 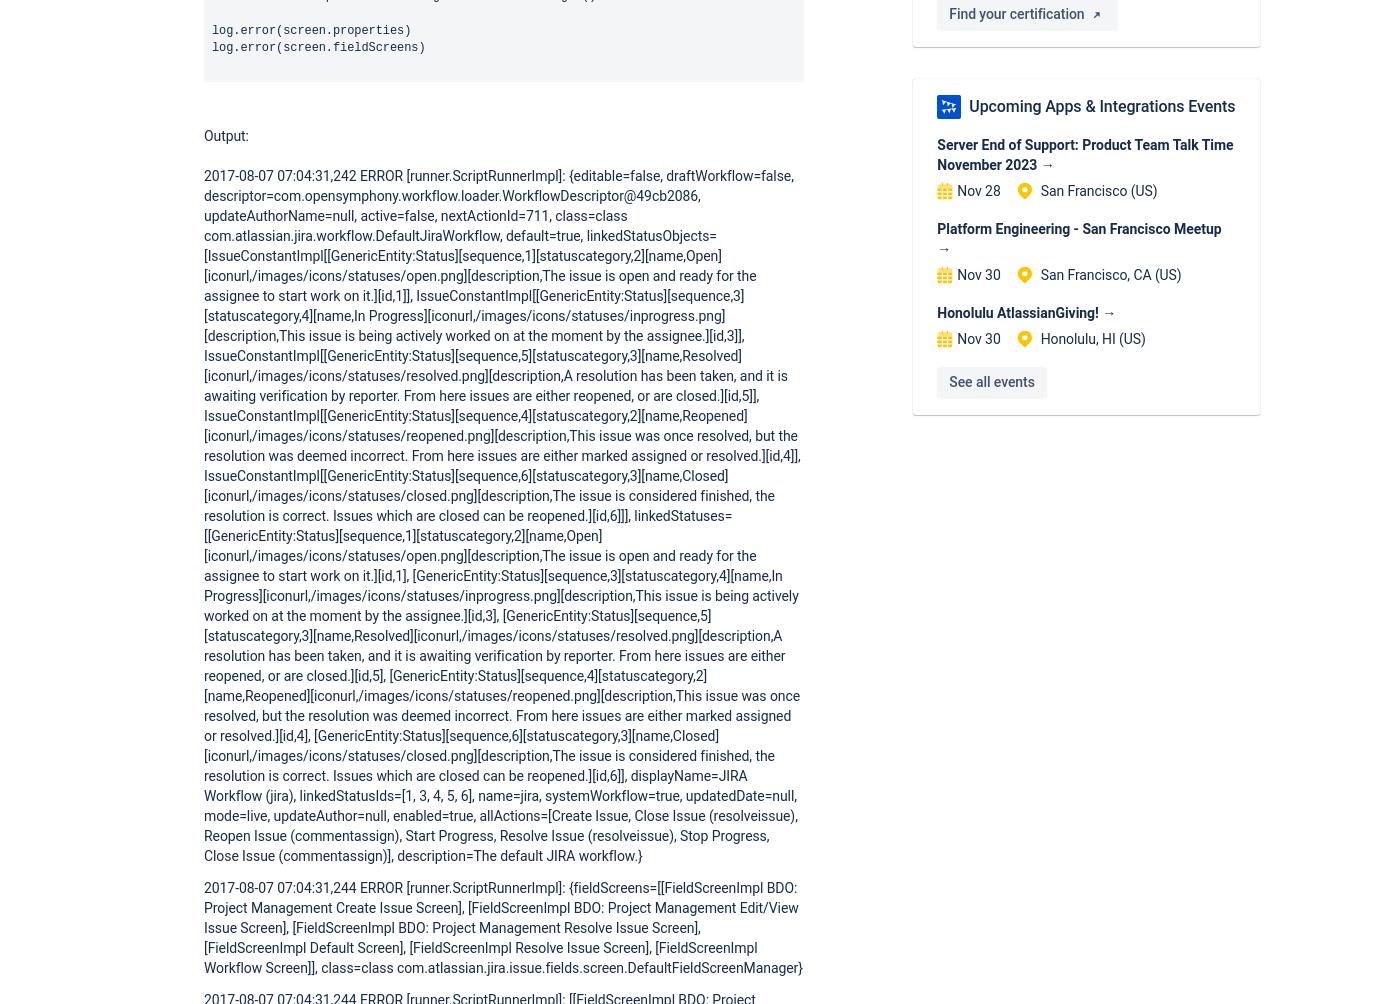 I want to click on 'See all events', so click(x=991, y=381).